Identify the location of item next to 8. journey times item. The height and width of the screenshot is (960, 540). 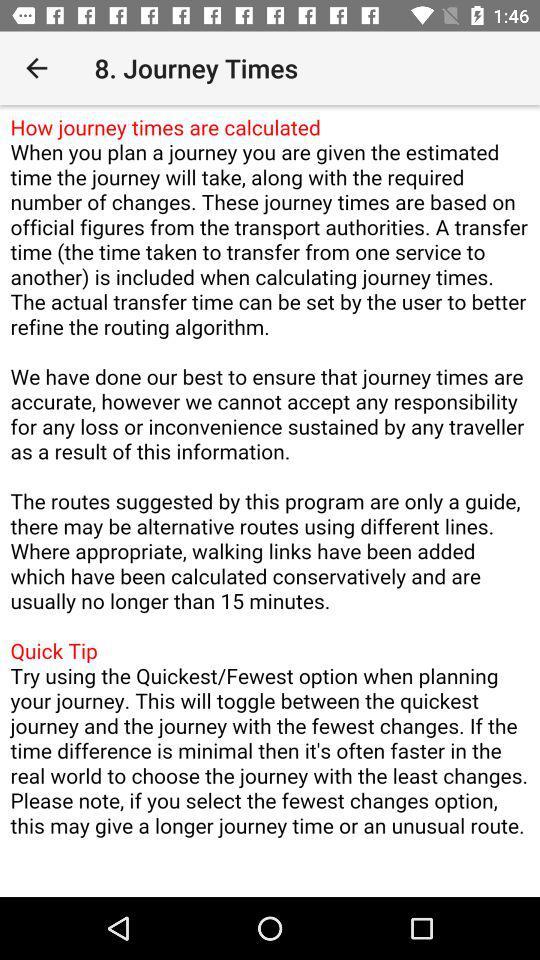
(36, 68).